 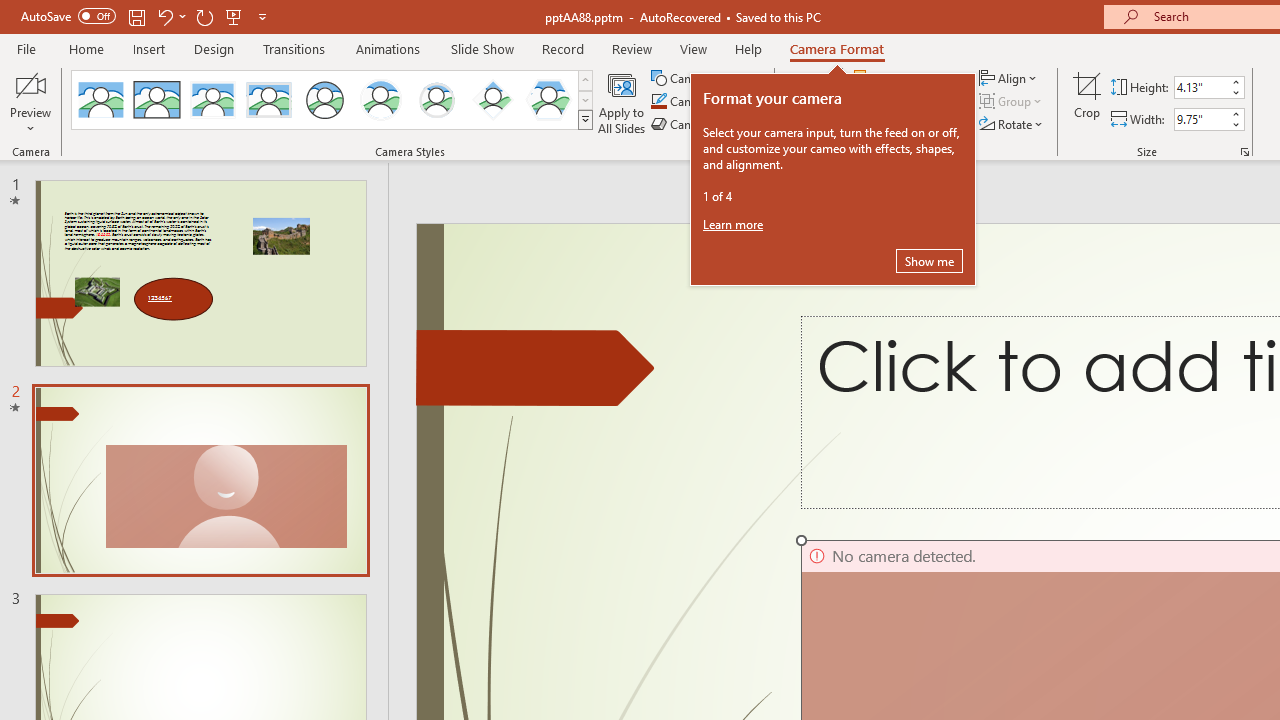 What do you see at coordinates (492, 100) in the screenshot?
I see `'Center Shadow Diamond'` at bounding box center [492, 100].